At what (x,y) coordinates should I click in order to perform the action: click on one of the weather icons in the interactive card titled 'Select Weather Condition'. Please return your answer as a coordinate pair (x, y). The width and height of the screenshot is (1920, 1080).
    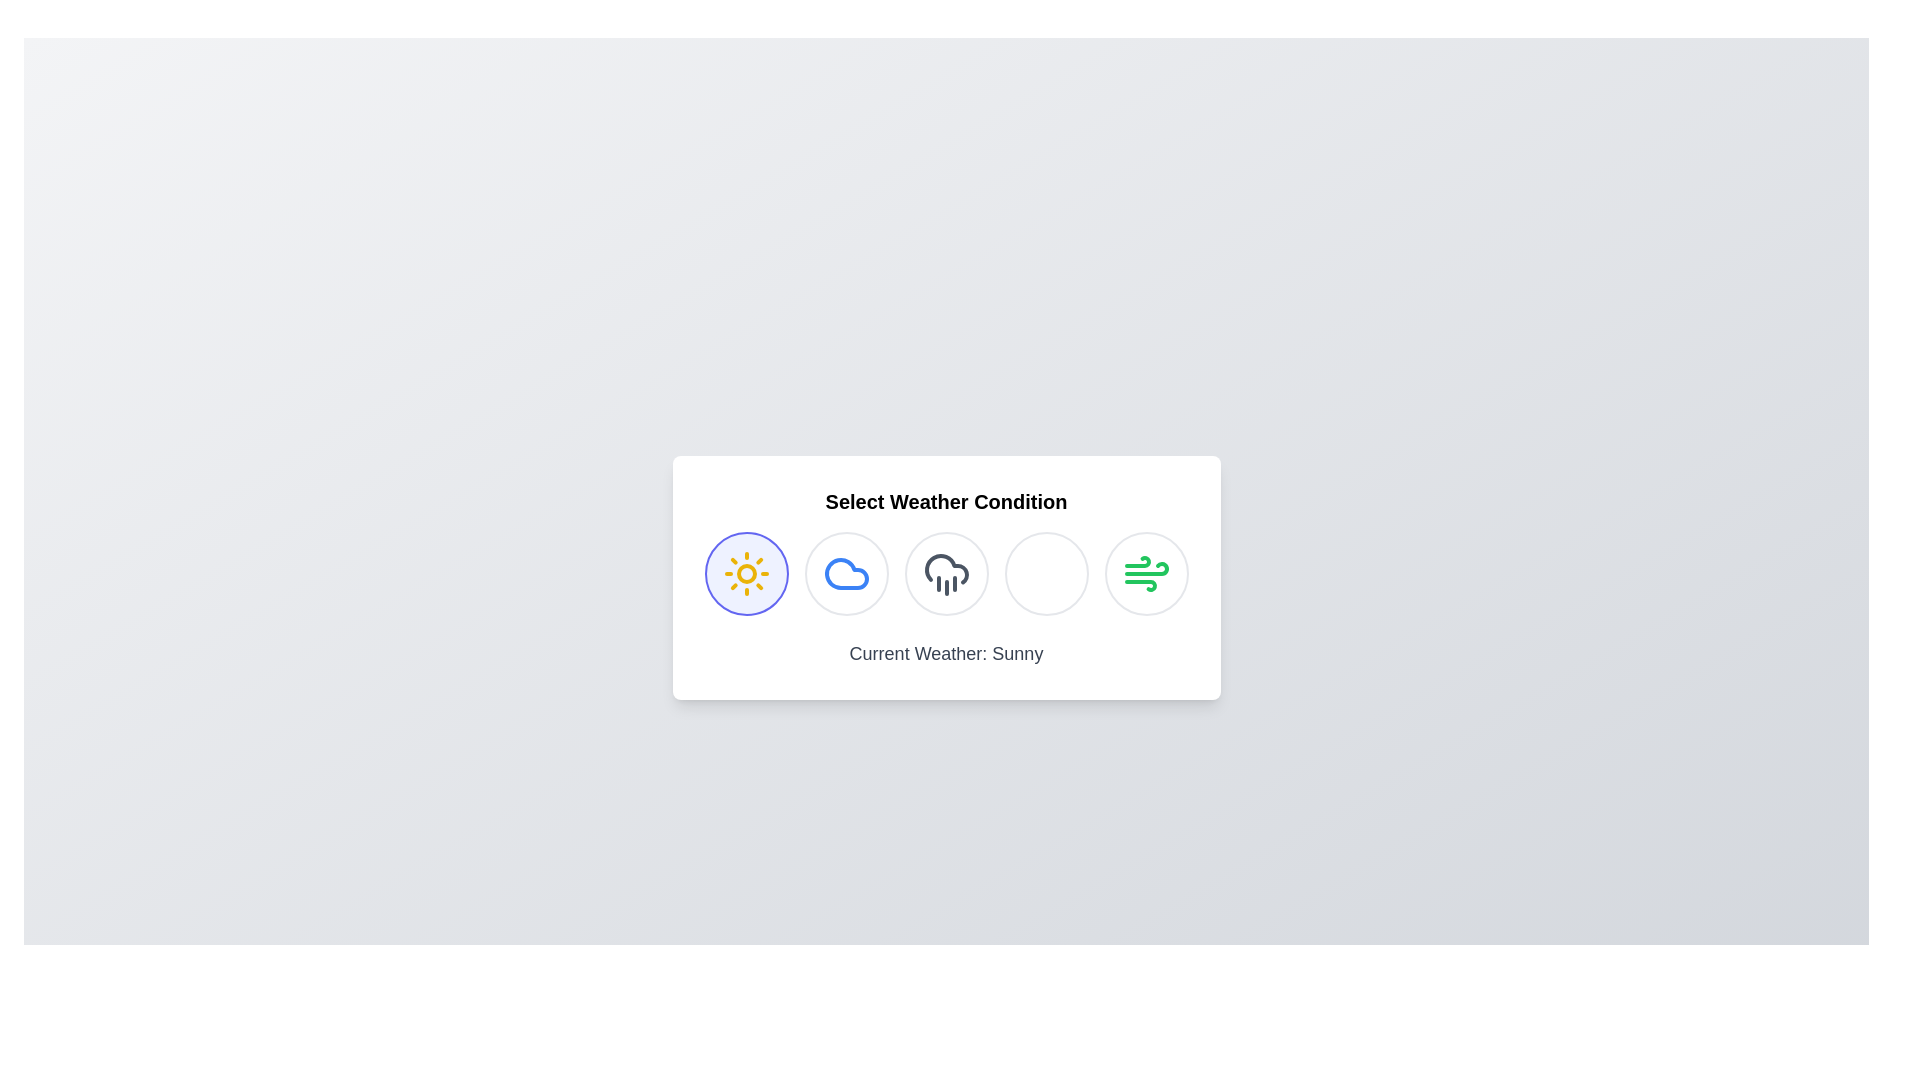
    Looking at the image, I should click on (945, 578).